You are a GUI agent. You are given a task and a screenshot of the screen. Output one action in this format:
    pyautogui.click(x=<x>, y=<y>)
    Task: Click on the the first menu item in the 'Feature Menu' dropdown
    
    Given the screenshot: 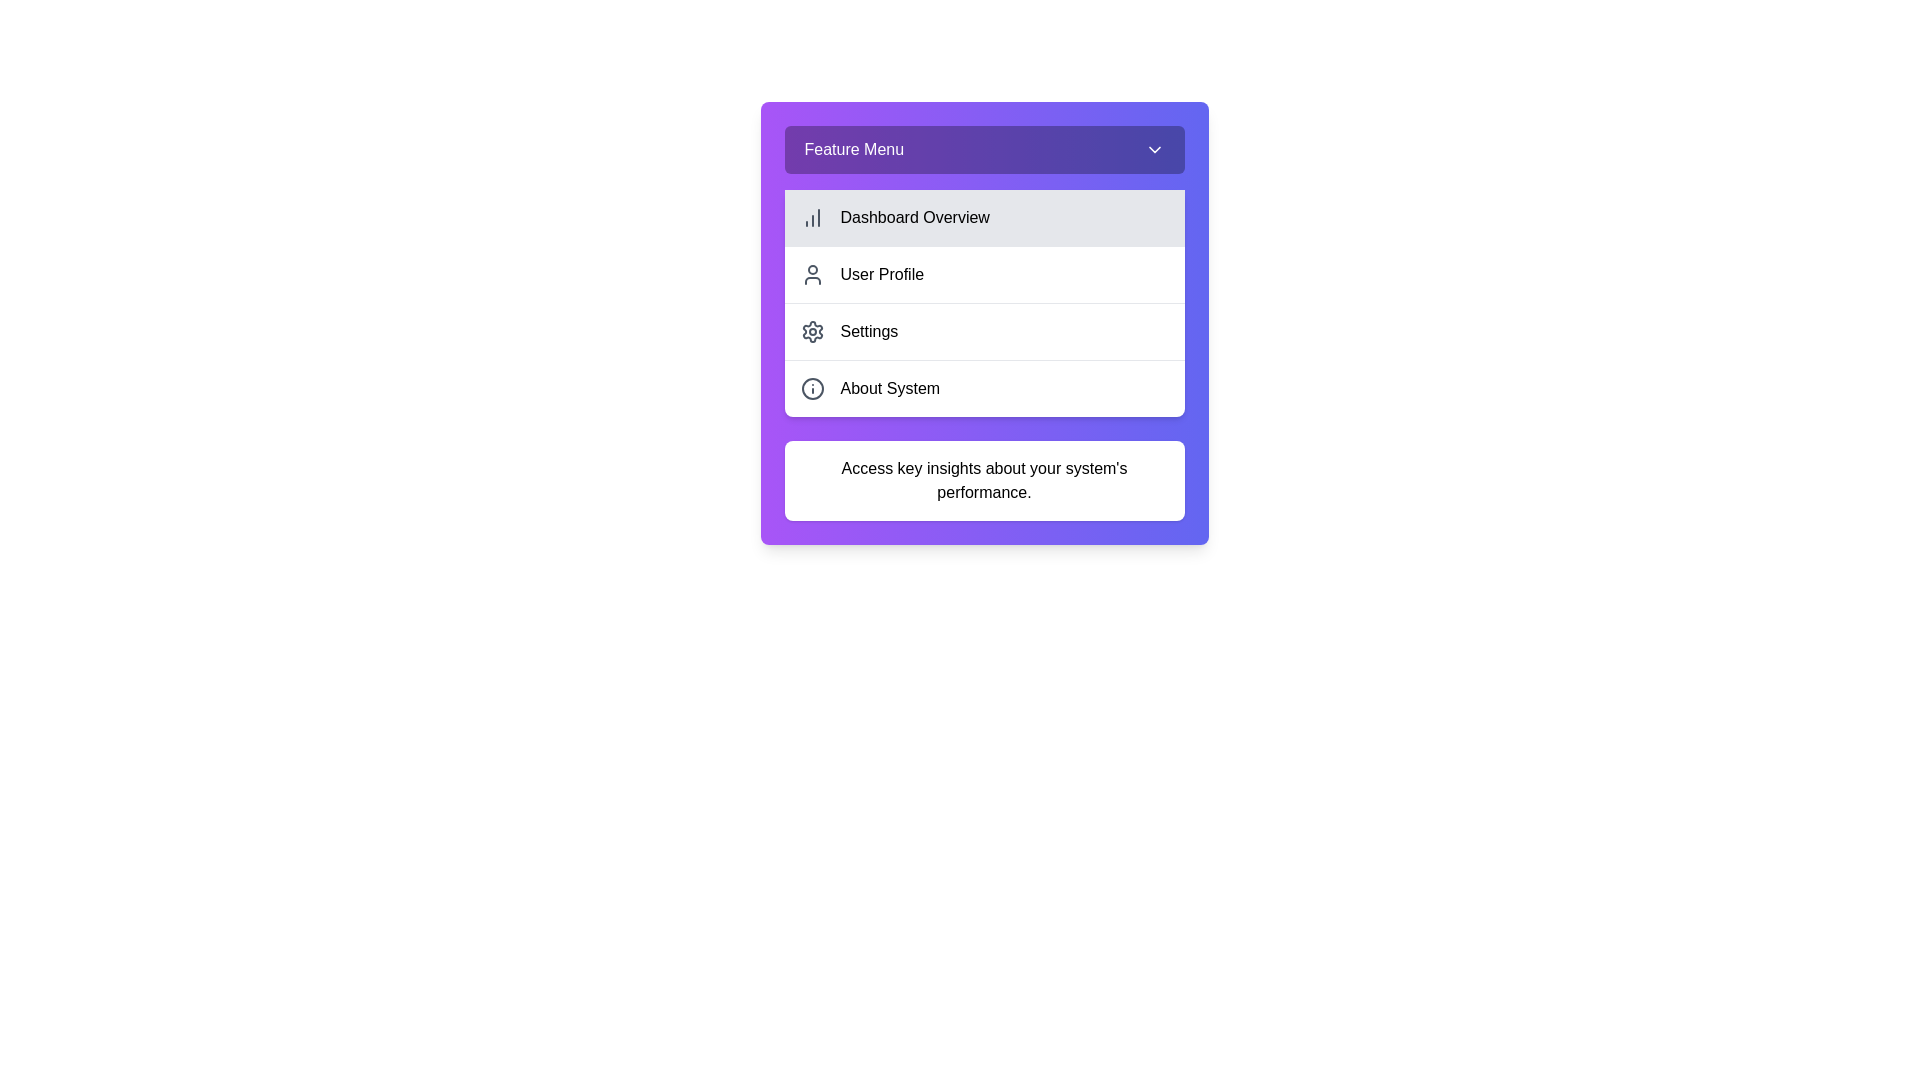 What is the action you would take?
    pyautogui.click(x=984, y=218)
    